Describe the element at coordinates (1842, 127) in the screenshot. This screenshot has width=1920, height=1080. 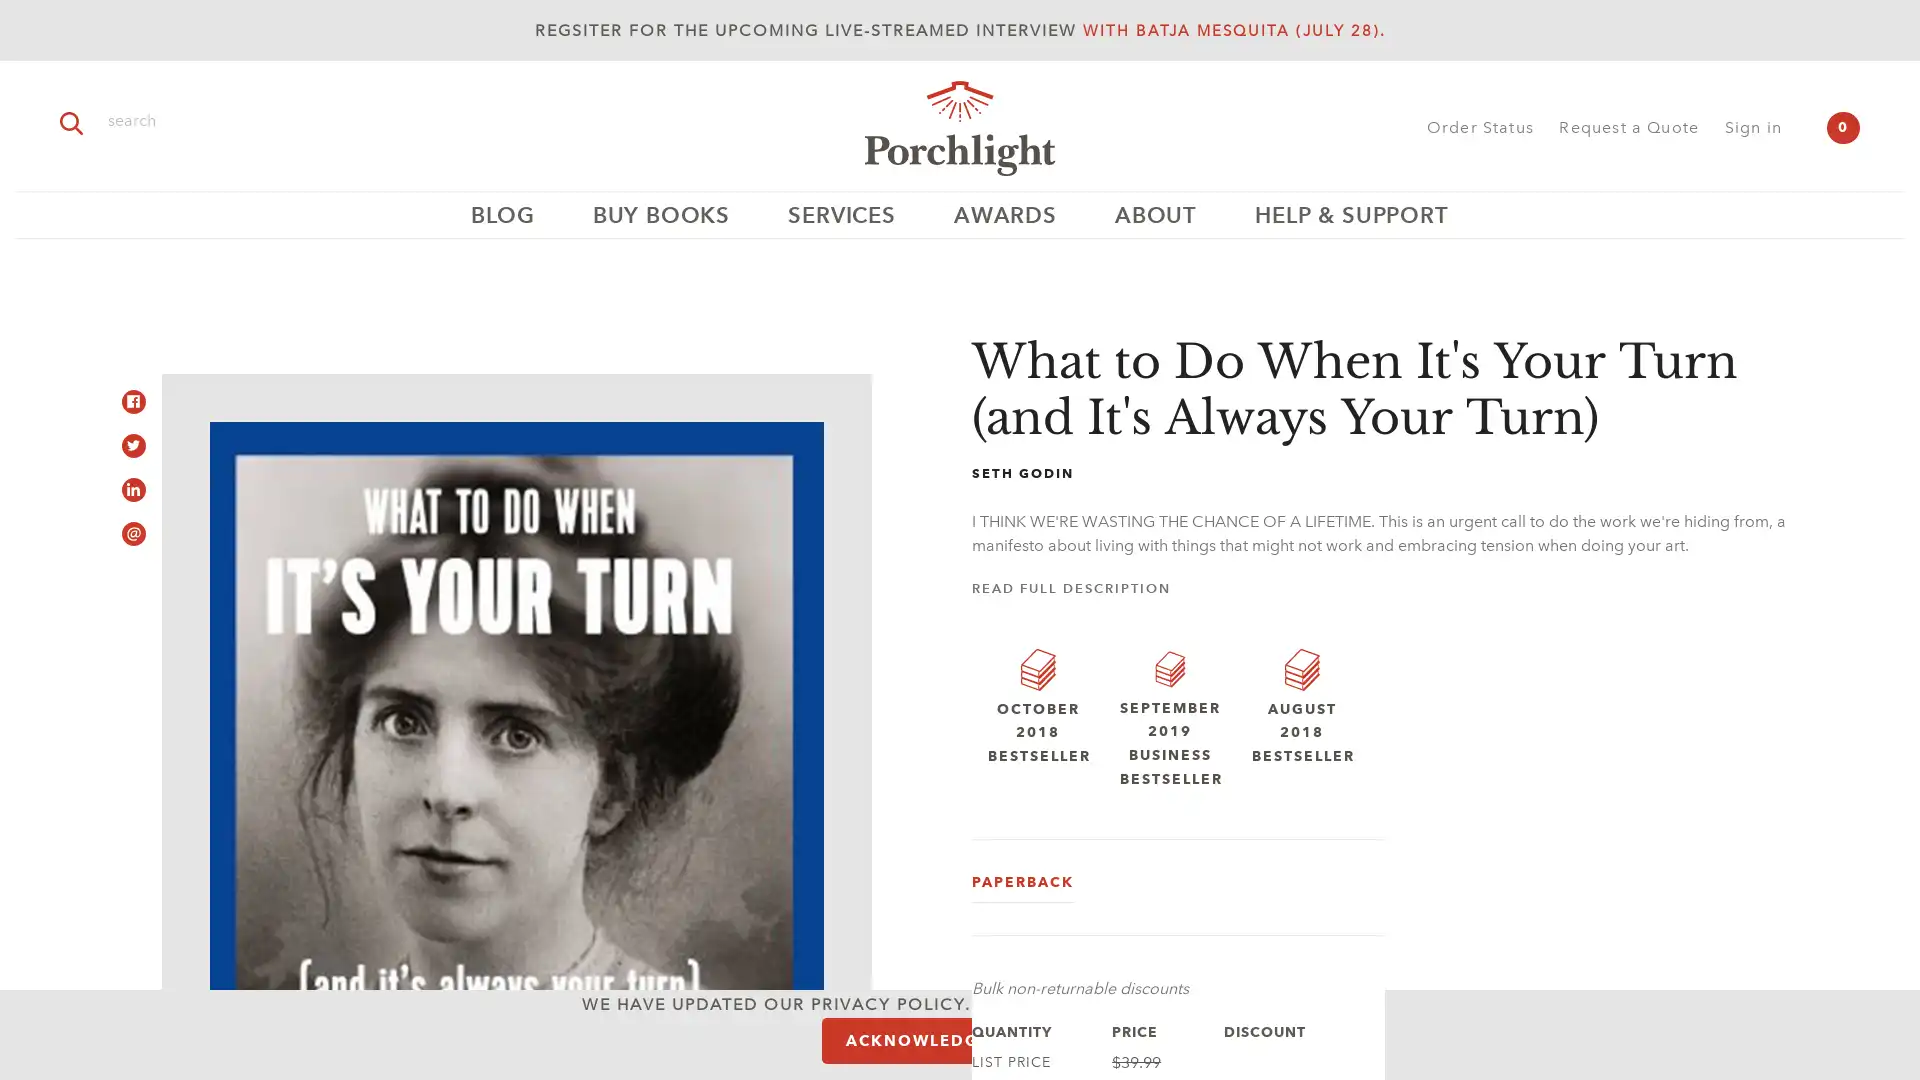
I see `0` at that location.